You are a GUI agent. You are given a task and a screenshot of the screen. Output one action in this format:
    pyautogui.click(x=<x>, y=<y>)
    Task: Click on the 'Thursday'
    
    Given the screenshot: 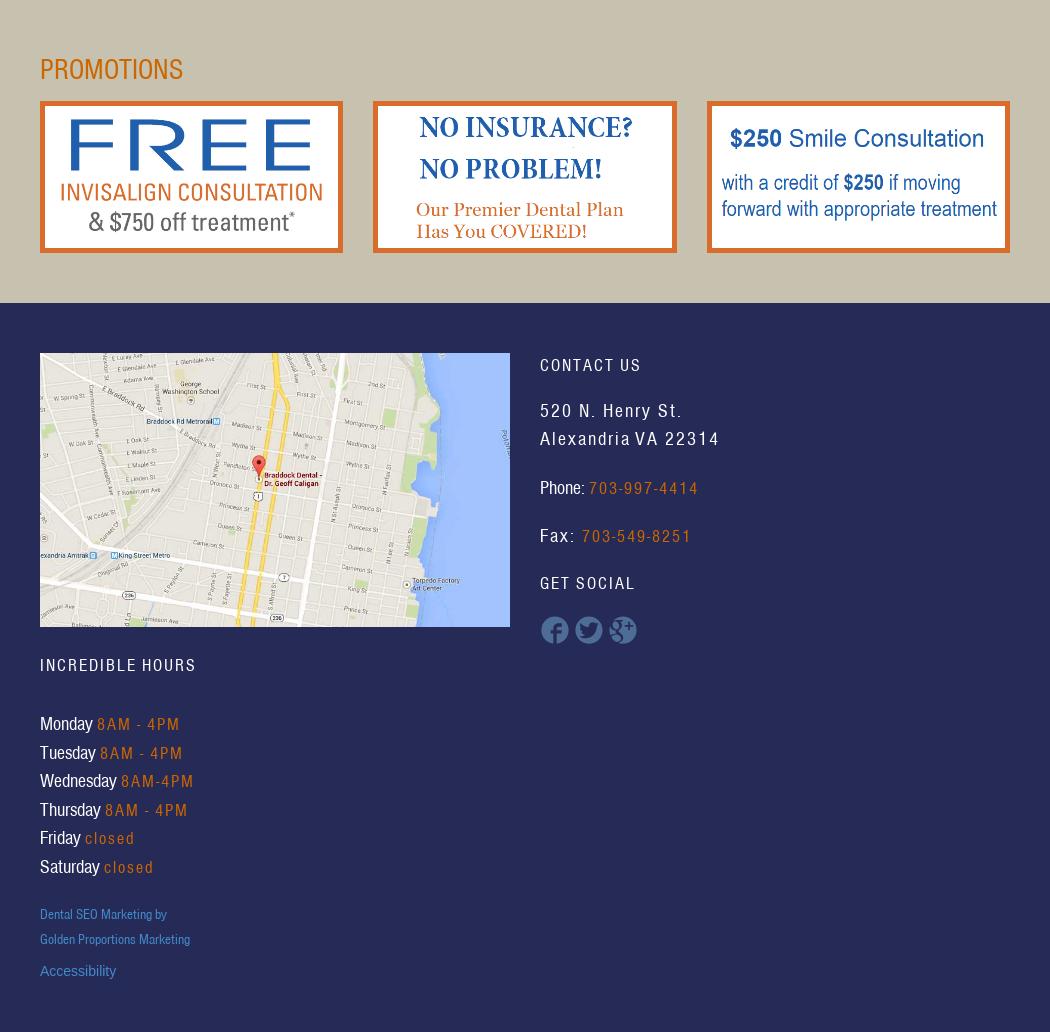 What is the action you would take?
    pyautogui.click(x=71, y=808)
    